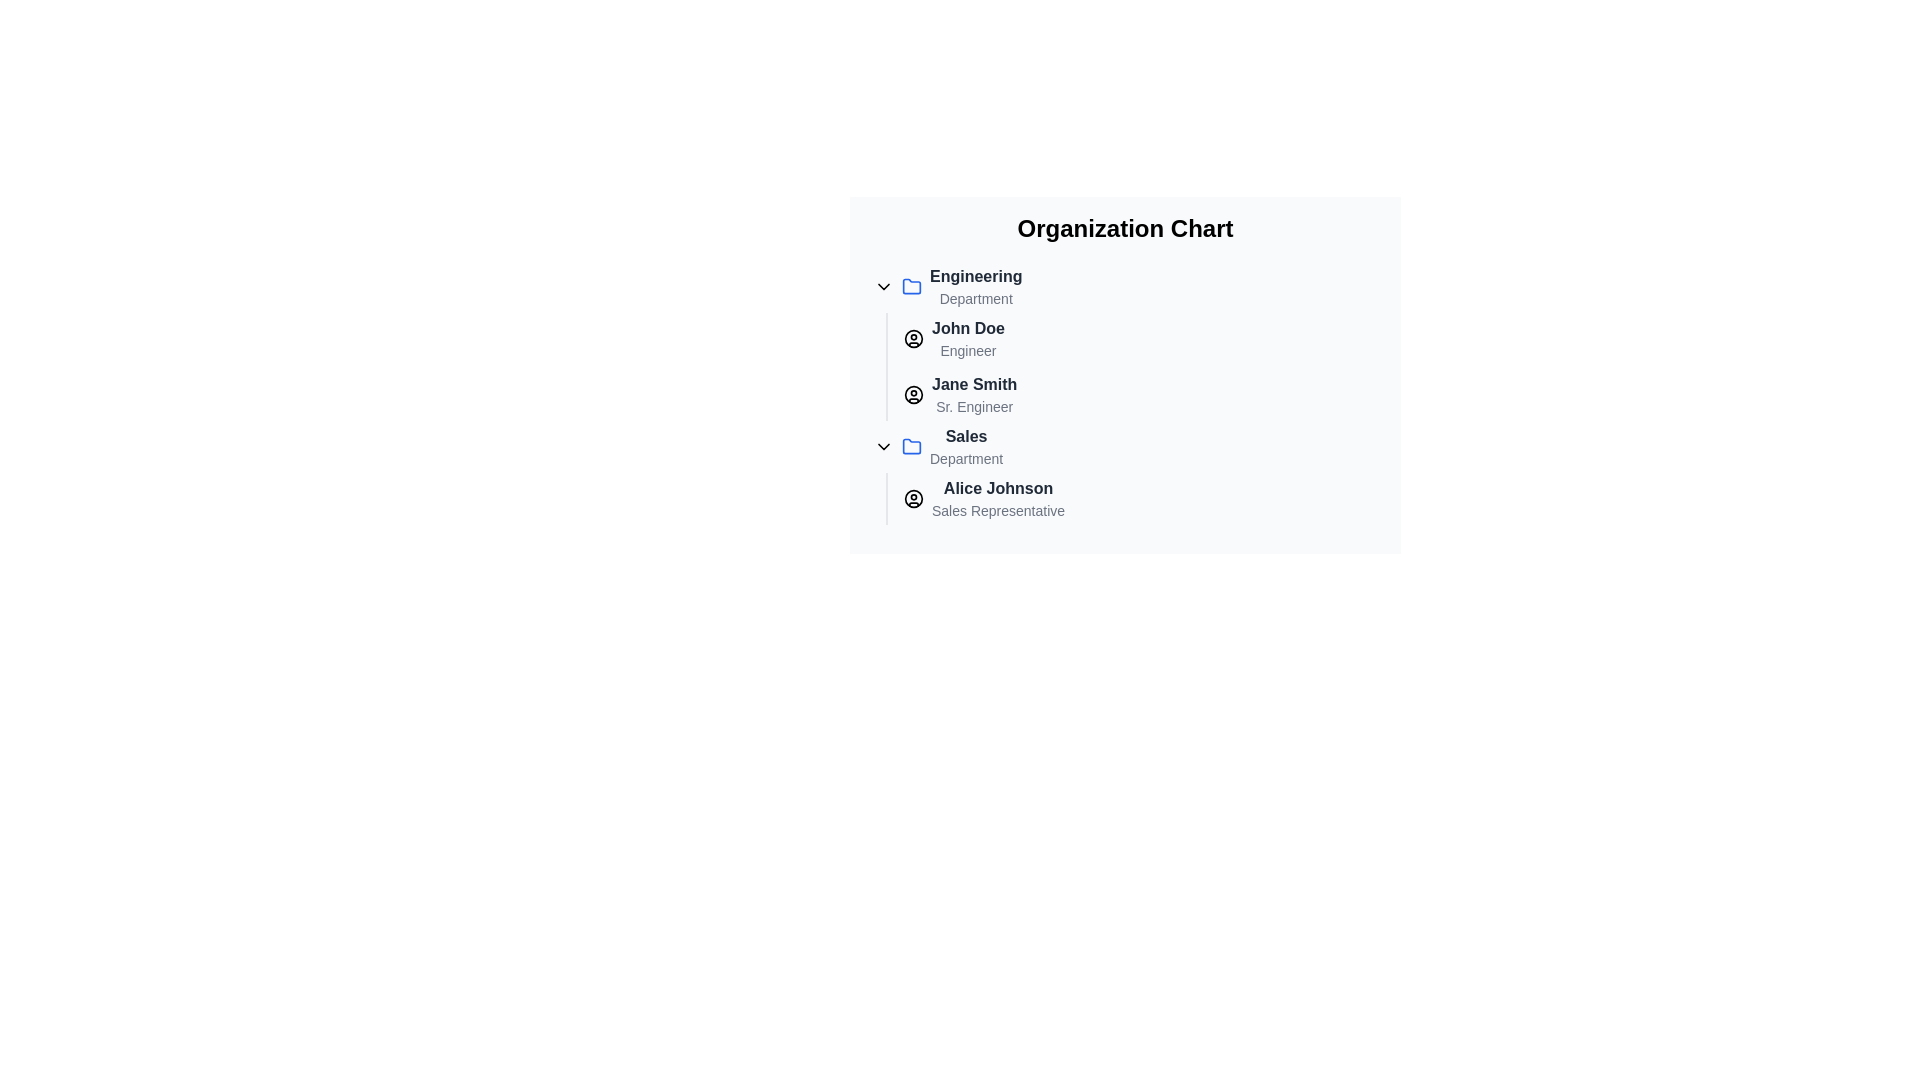 The width and height of the screenshot is (1920, 1080). What do you see at coordinates (912, 338) in the screenshot?
I see `the decorative icon representing 'John Doe' in the Engineering section of the organizational chart` at bounding box center [912, 338].